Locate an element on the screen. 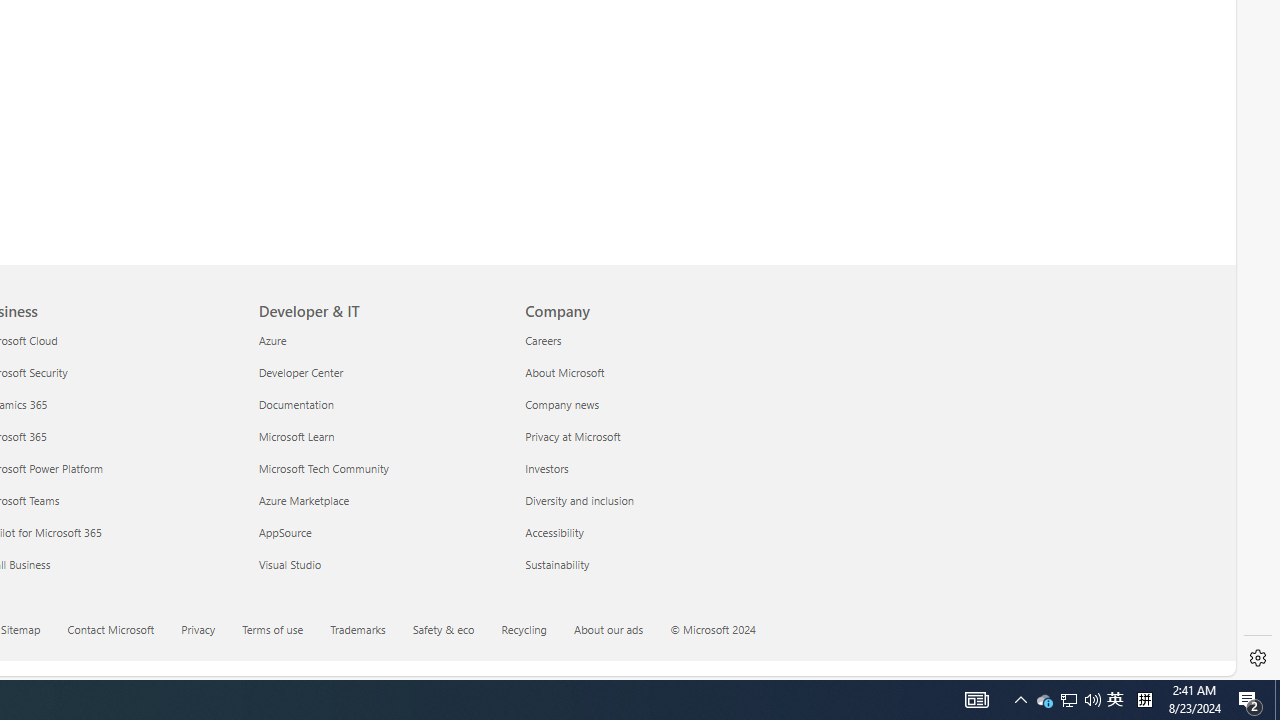 Image resolution: width=1280 pixels, height=720 pixels. 'Investors' is located at coordinates (646, 468).